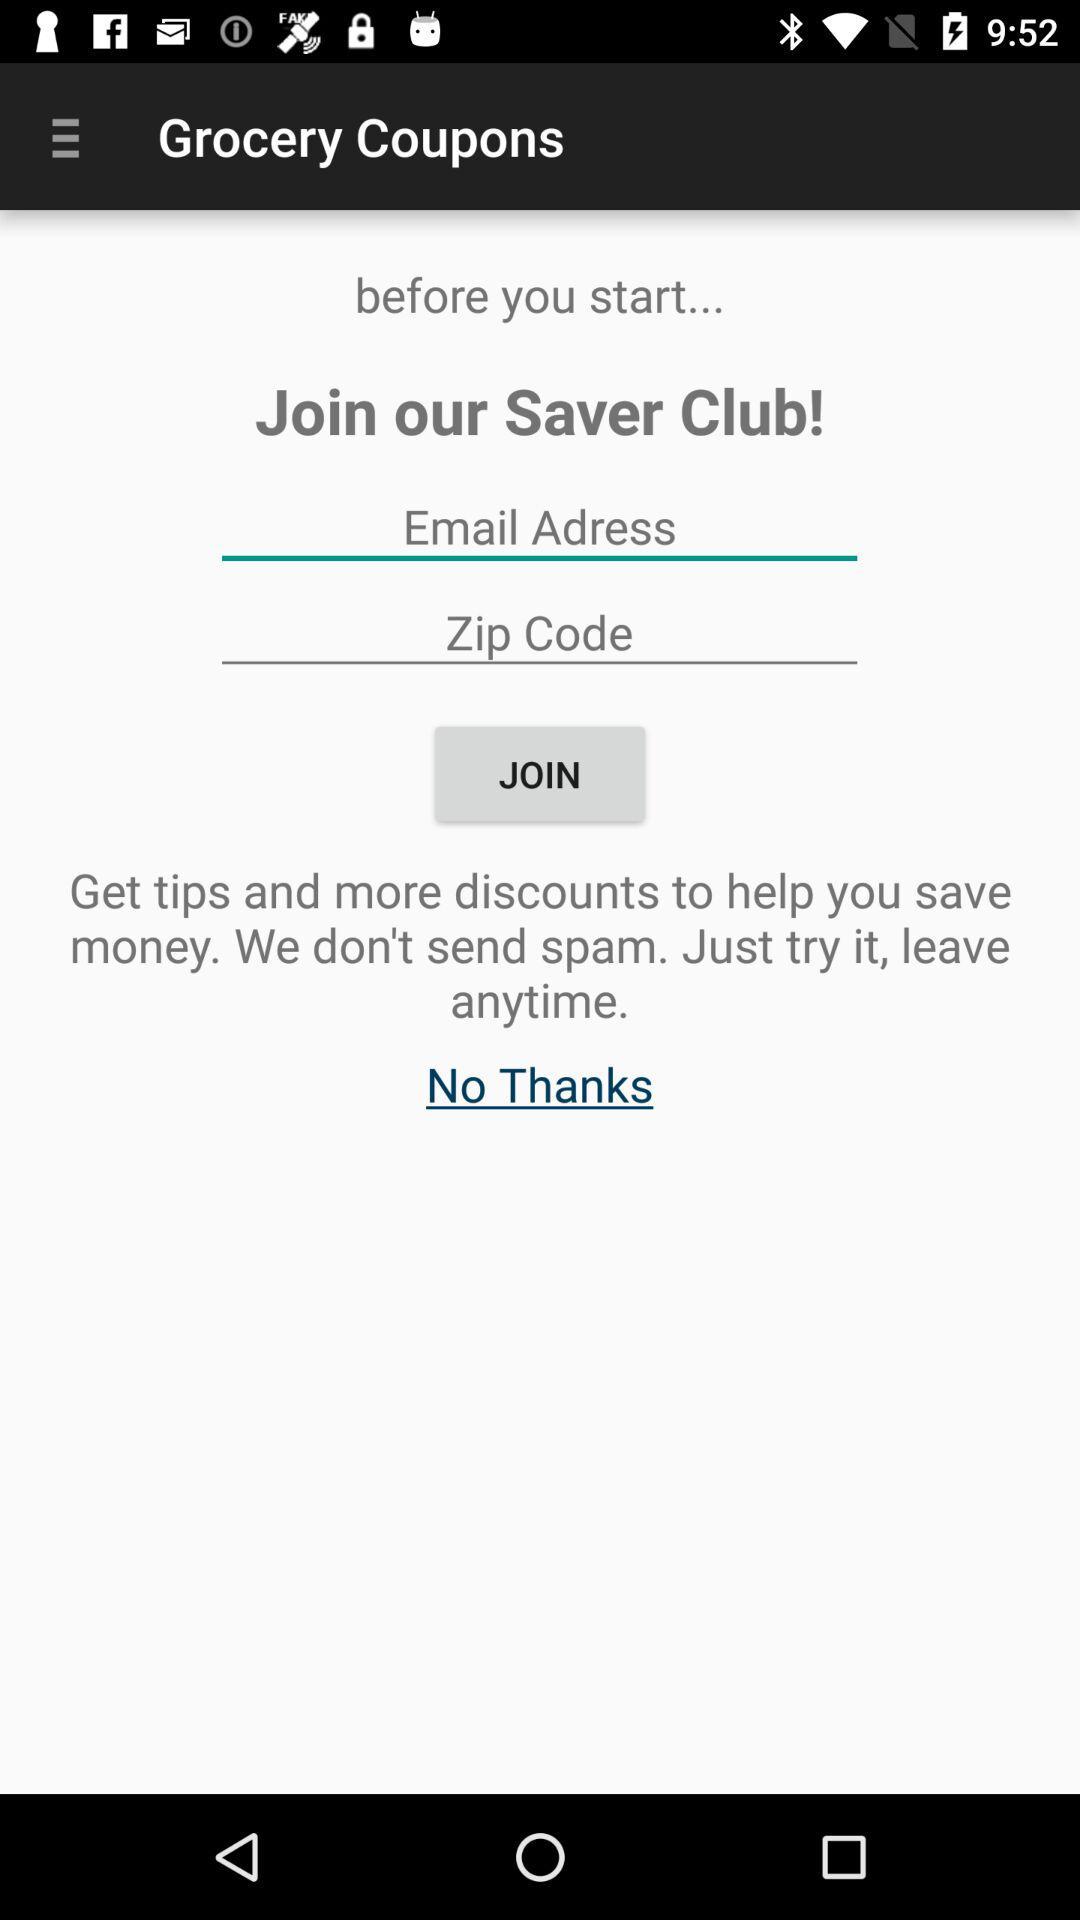 This screenshot has width=1080, height=1920. I want to click on the app below the get tips and item, so click(538, 1093).